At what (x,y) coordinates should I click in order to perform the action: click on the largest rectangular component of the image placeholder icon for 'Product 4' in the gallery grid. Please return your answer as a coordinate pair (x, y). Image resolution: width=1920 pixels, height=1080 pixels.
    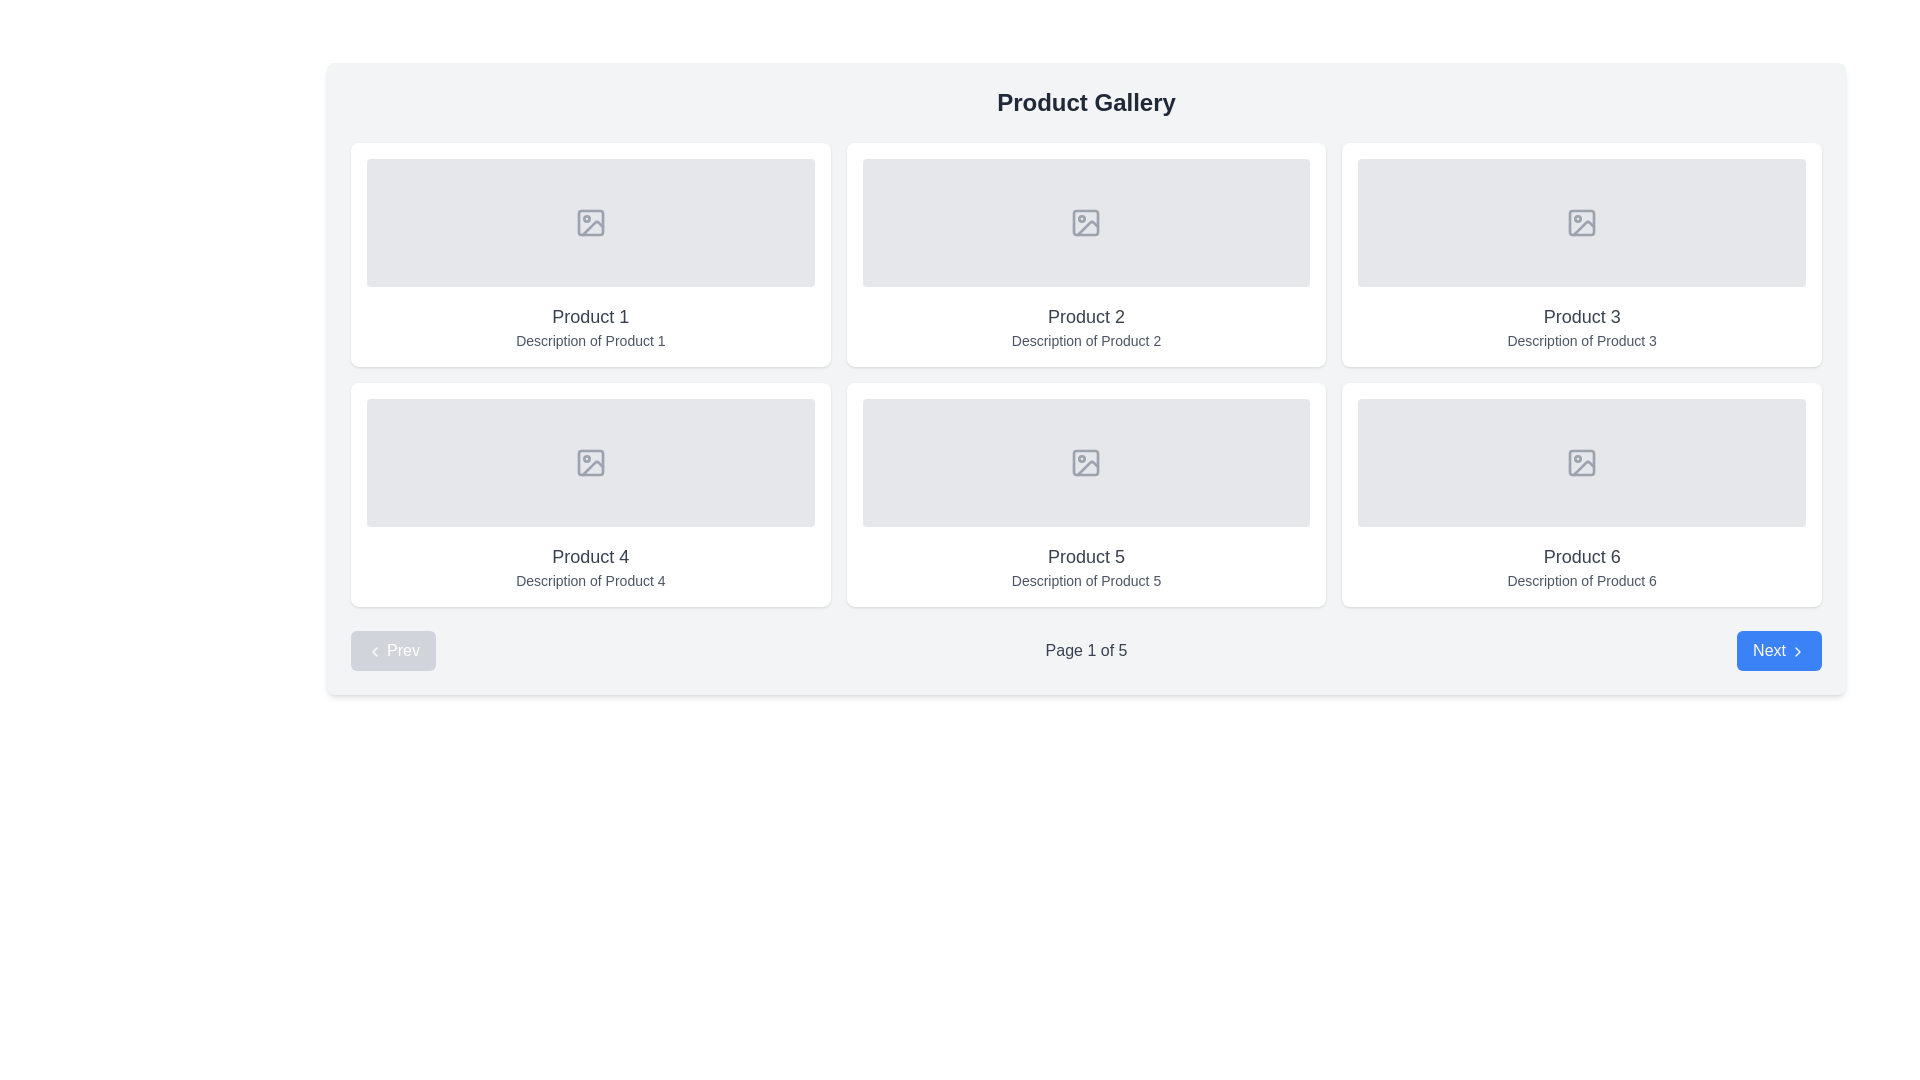
    Looking at the image, I should click on (589, 462).